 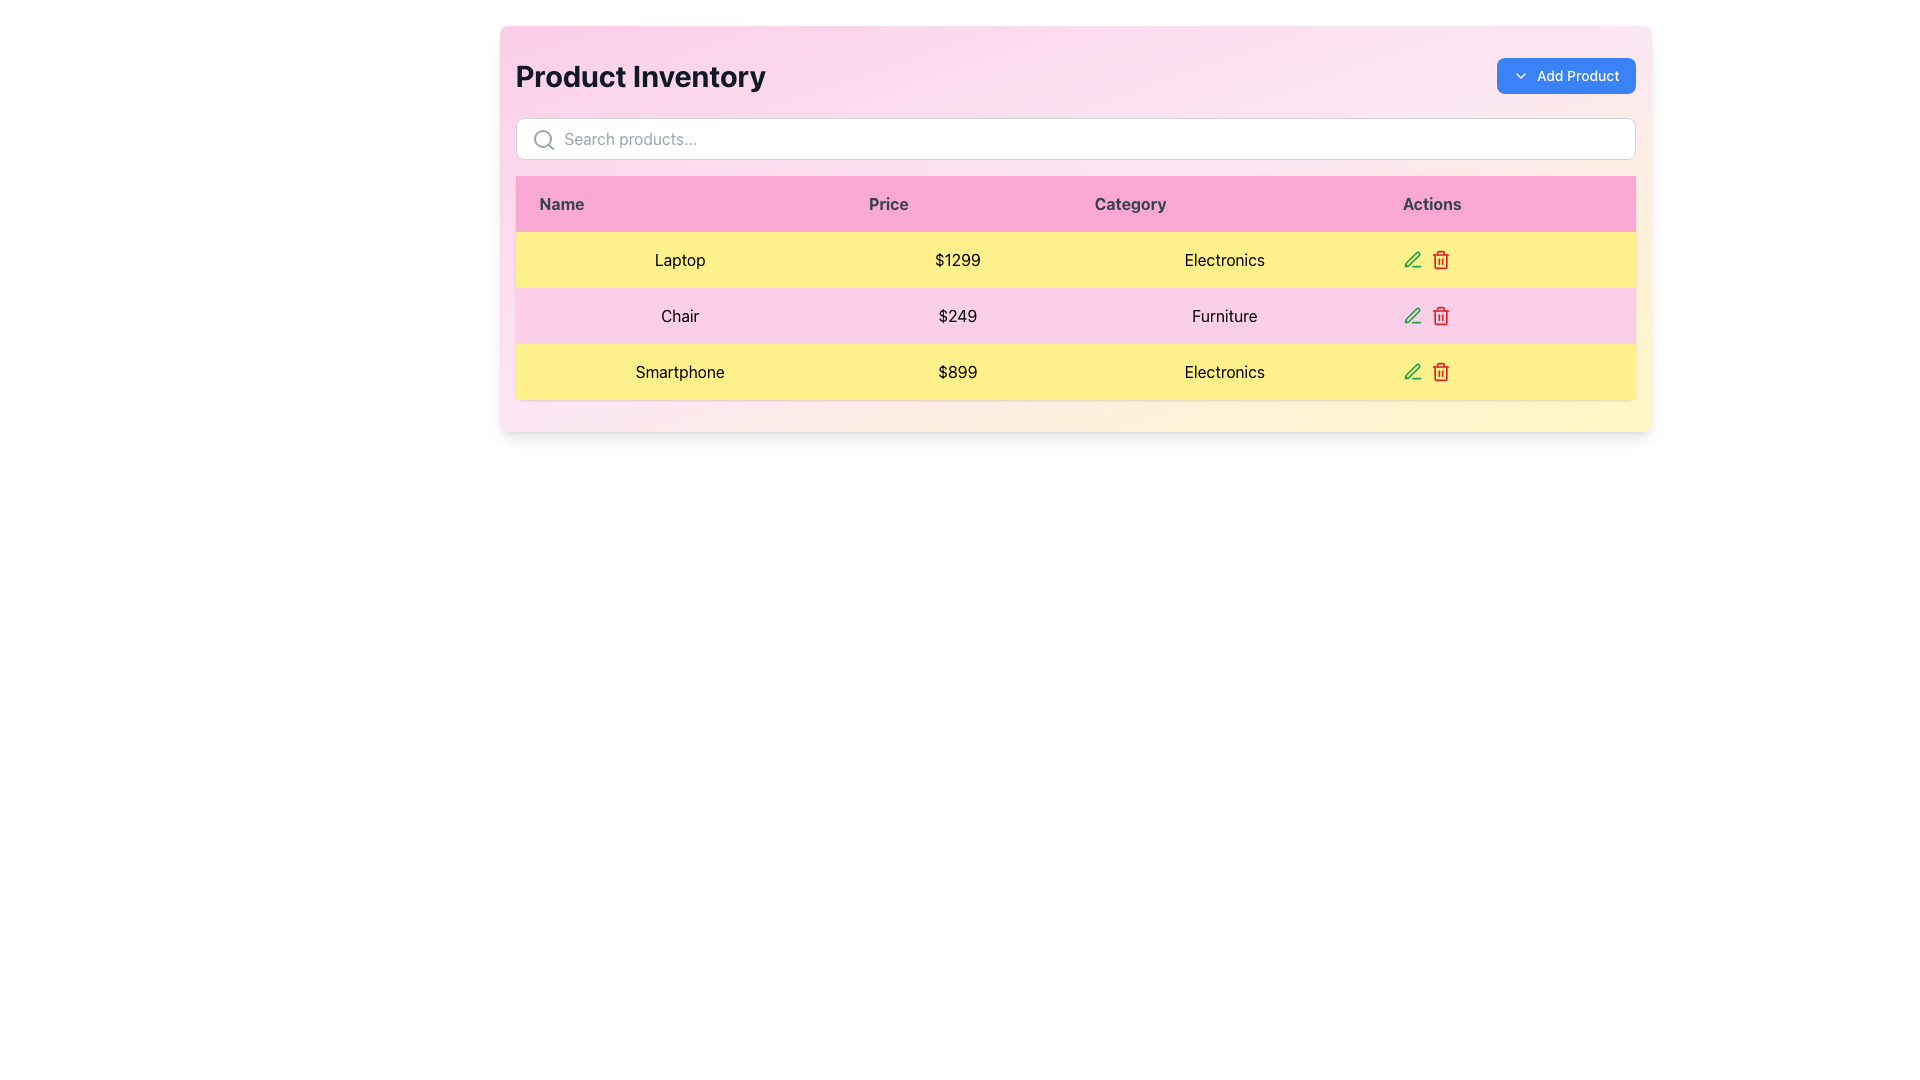 What do you see at coordinates (1411, 258) in the screenshot?
I see `the 'edit' button in the first row of the table under the 'Actions' column` at bounding box center [1411, 258].